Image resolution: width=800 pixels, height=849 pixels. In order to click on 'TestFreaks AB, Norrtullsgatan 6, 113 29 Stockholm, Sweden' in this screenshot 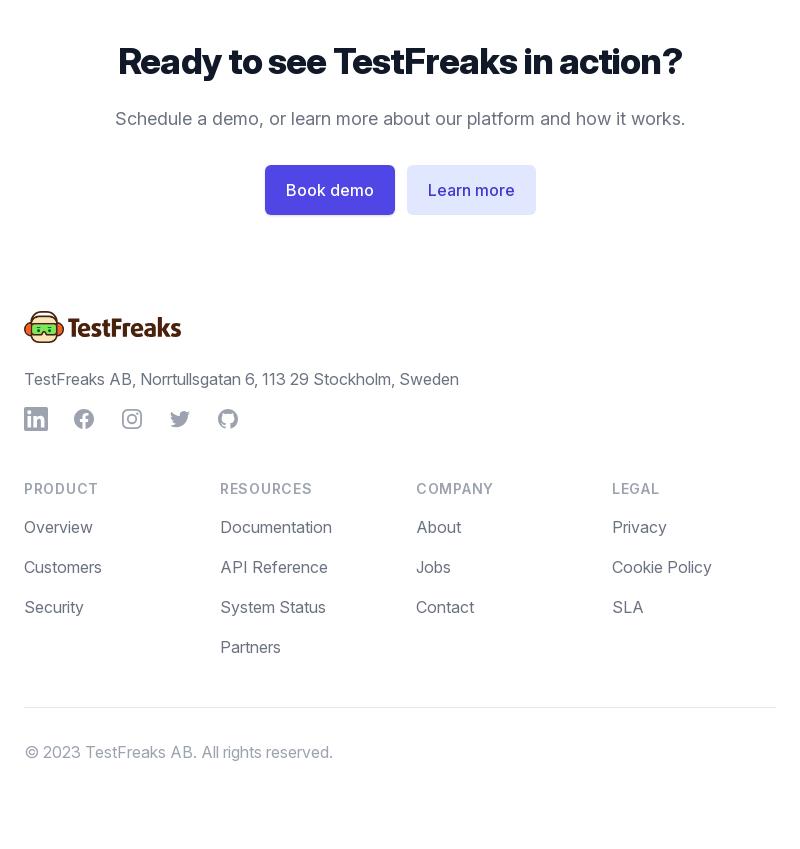, I will do `click(240, 377)`.